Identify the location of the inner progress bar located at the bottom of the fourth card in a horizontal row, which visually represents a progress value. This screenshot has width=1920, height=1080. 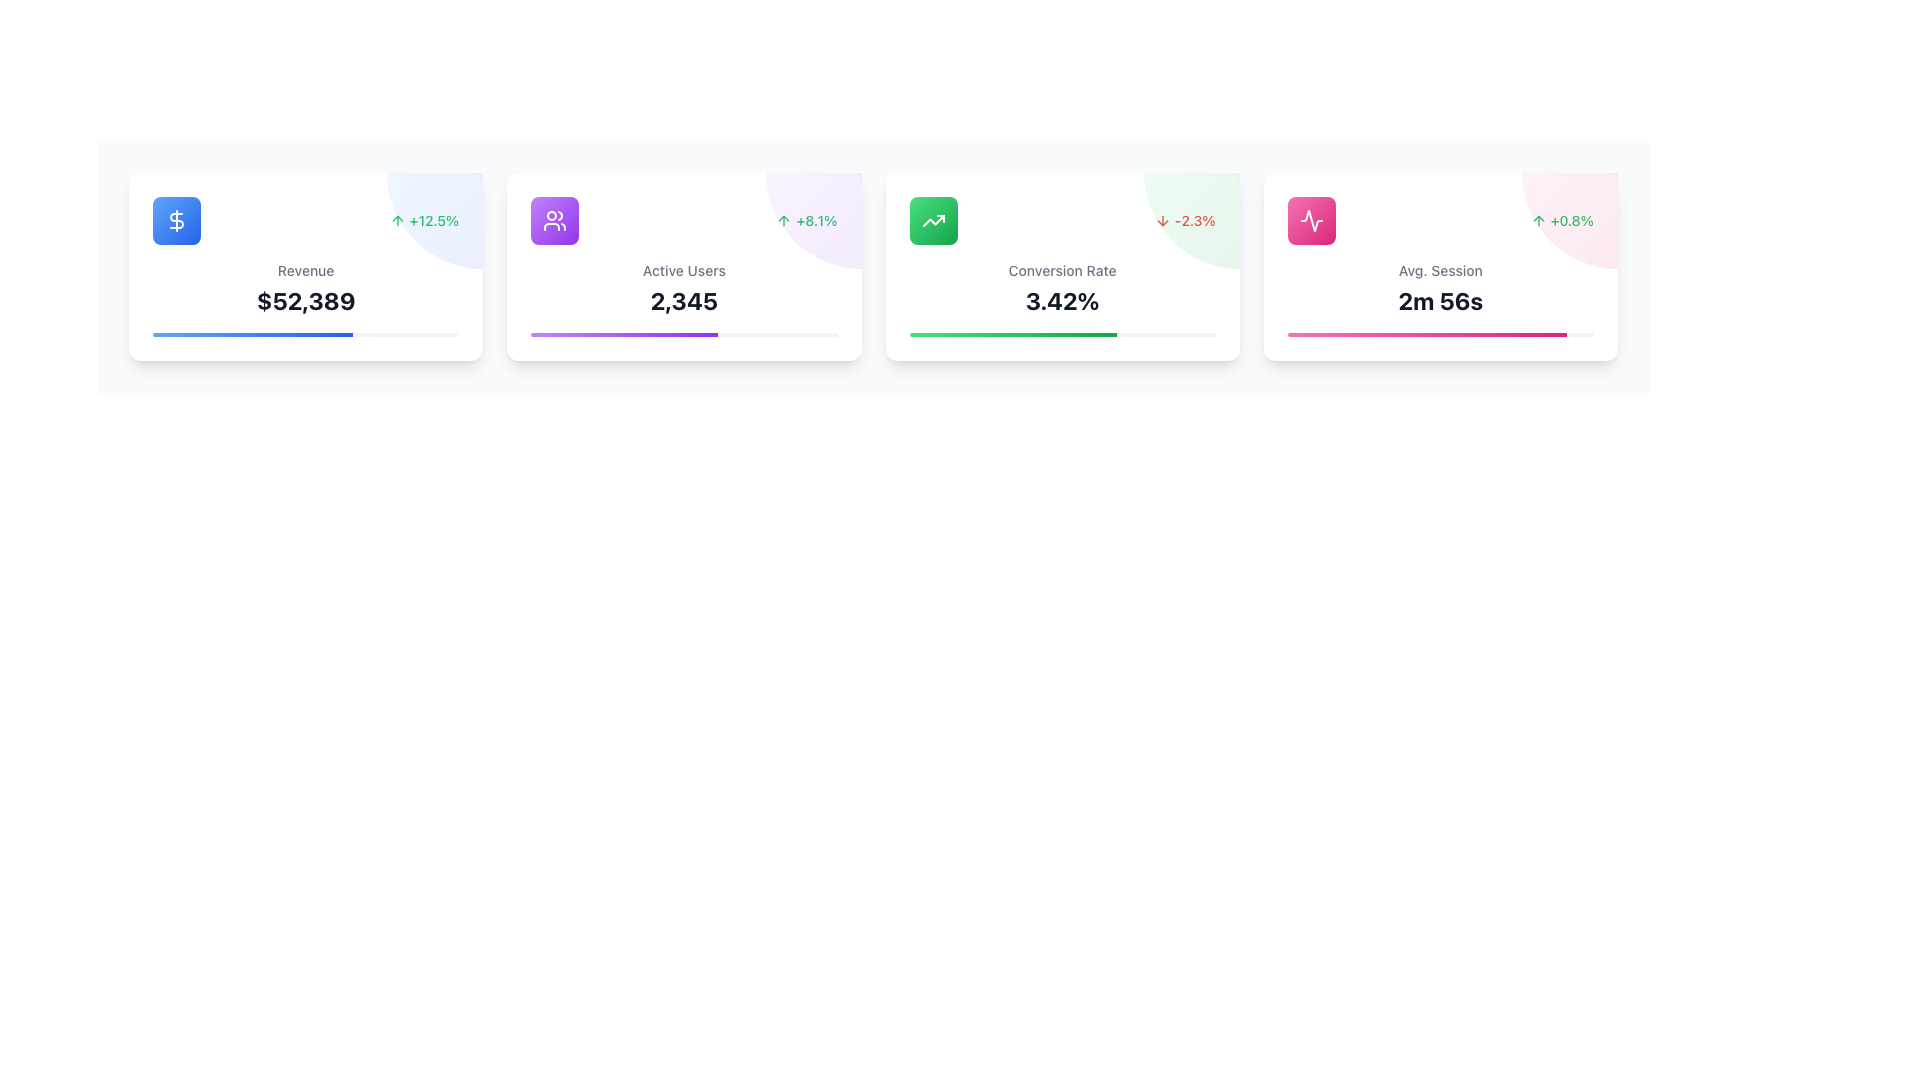
(1426, 334).